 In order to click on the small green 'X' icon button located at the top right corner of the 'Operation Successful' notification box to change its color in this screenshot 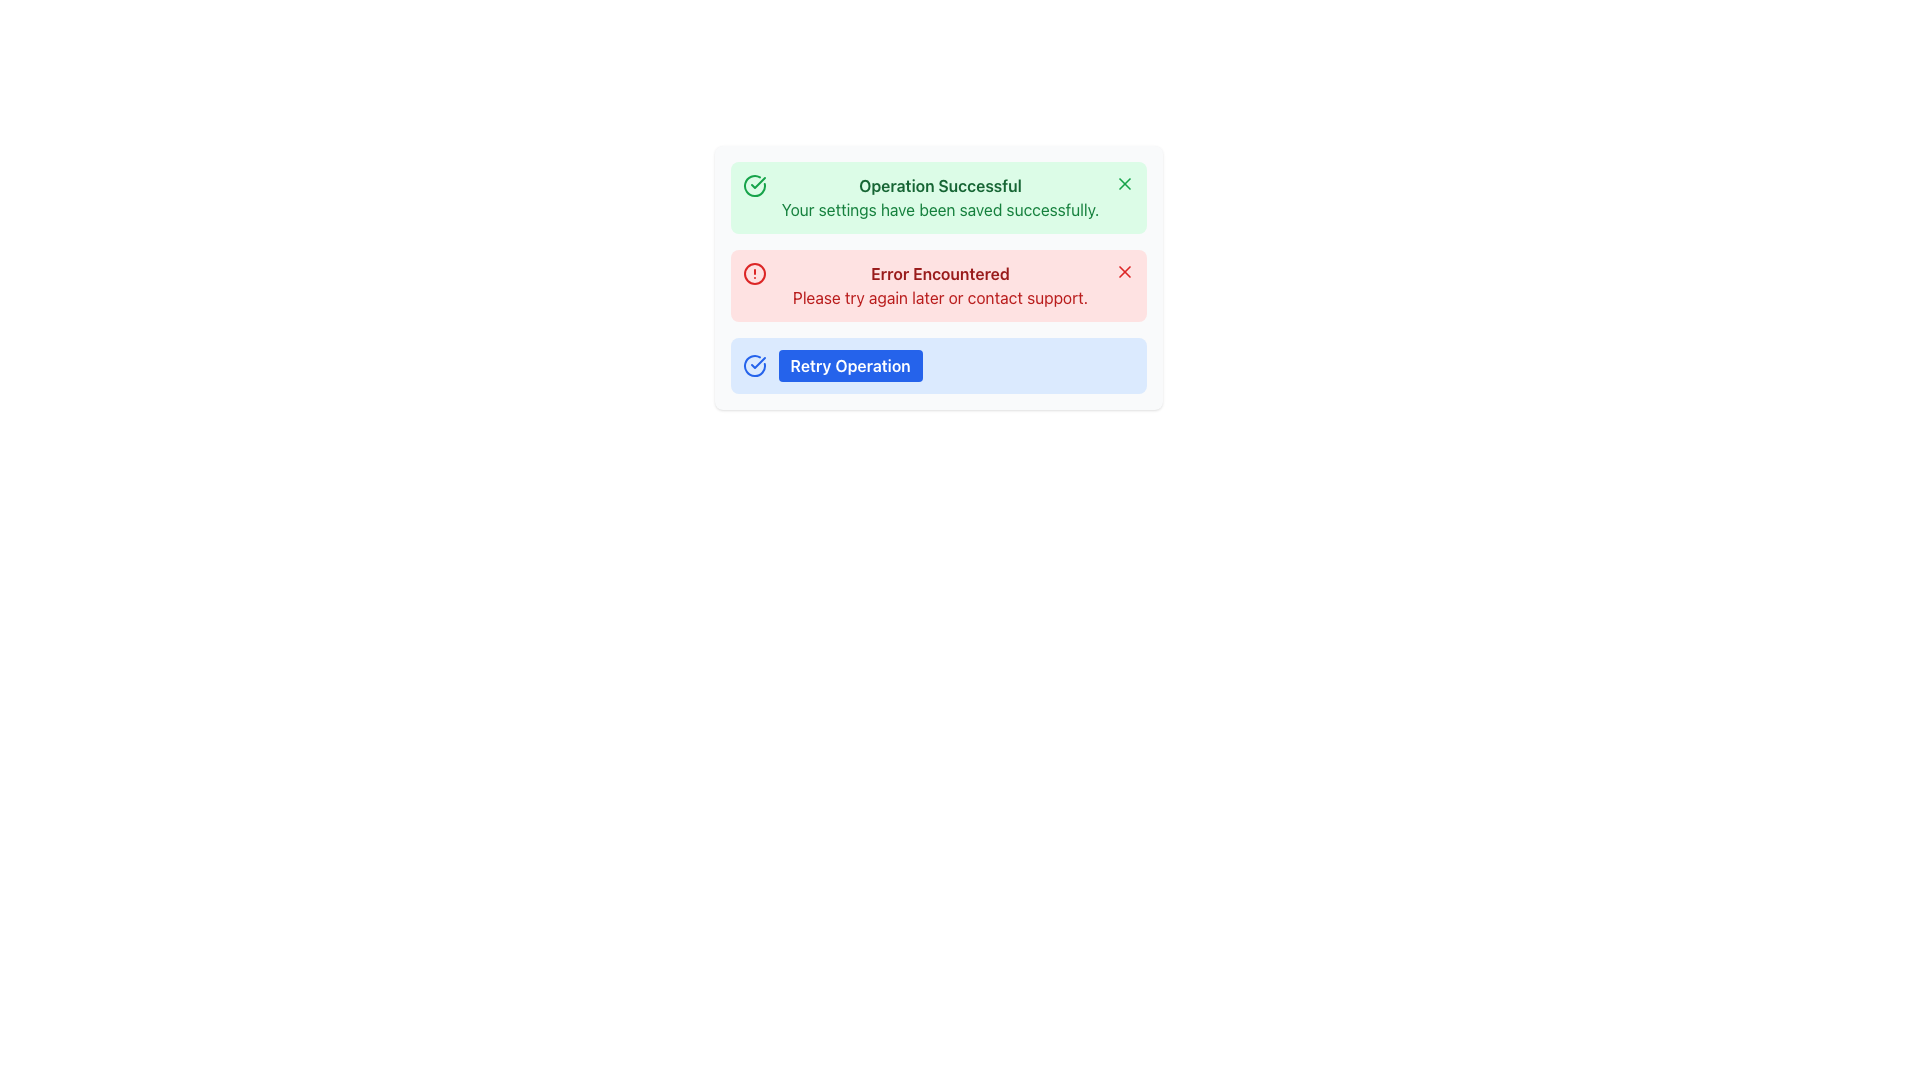, I will do `click(1124, 184)`.